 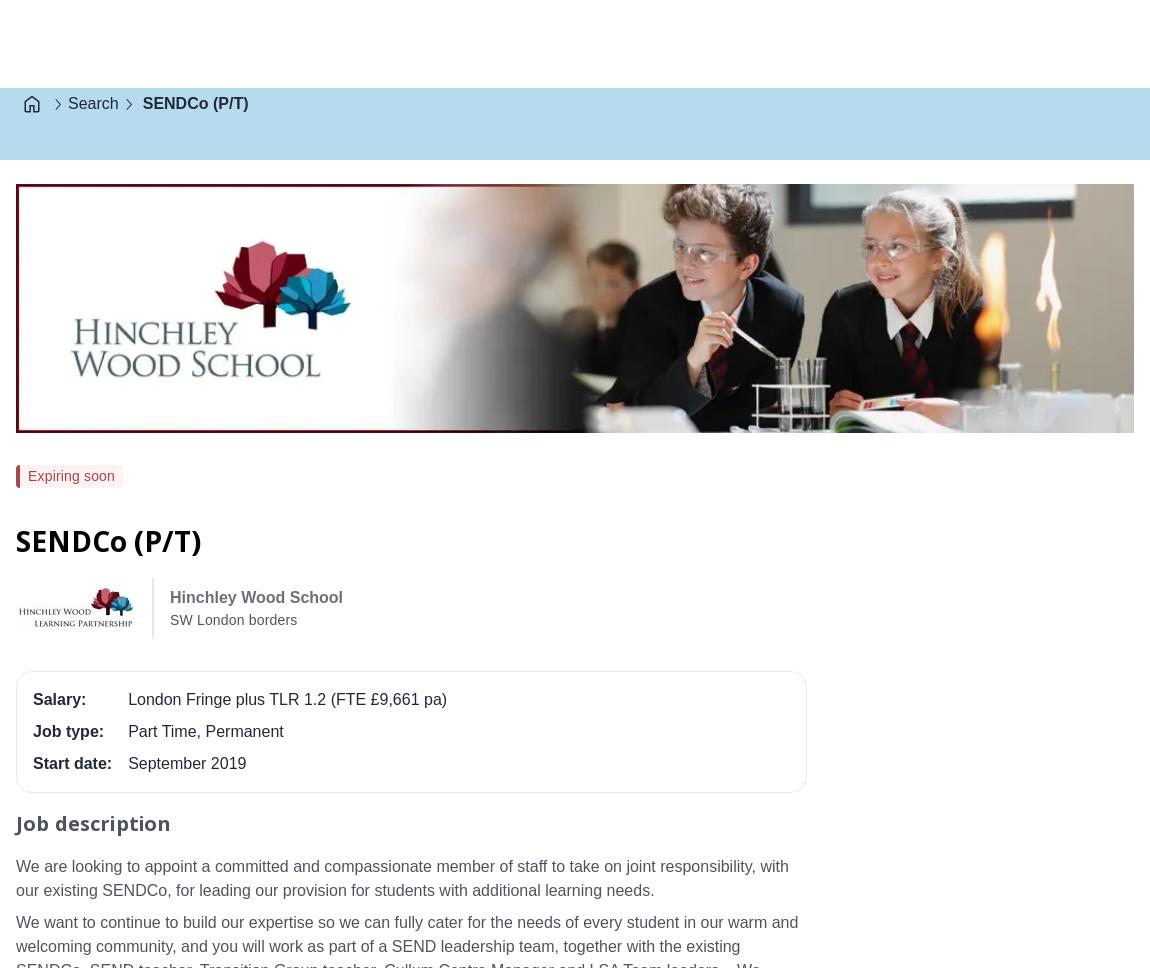 I want to click on 'Visit employer website', so click(x=516, y=612).